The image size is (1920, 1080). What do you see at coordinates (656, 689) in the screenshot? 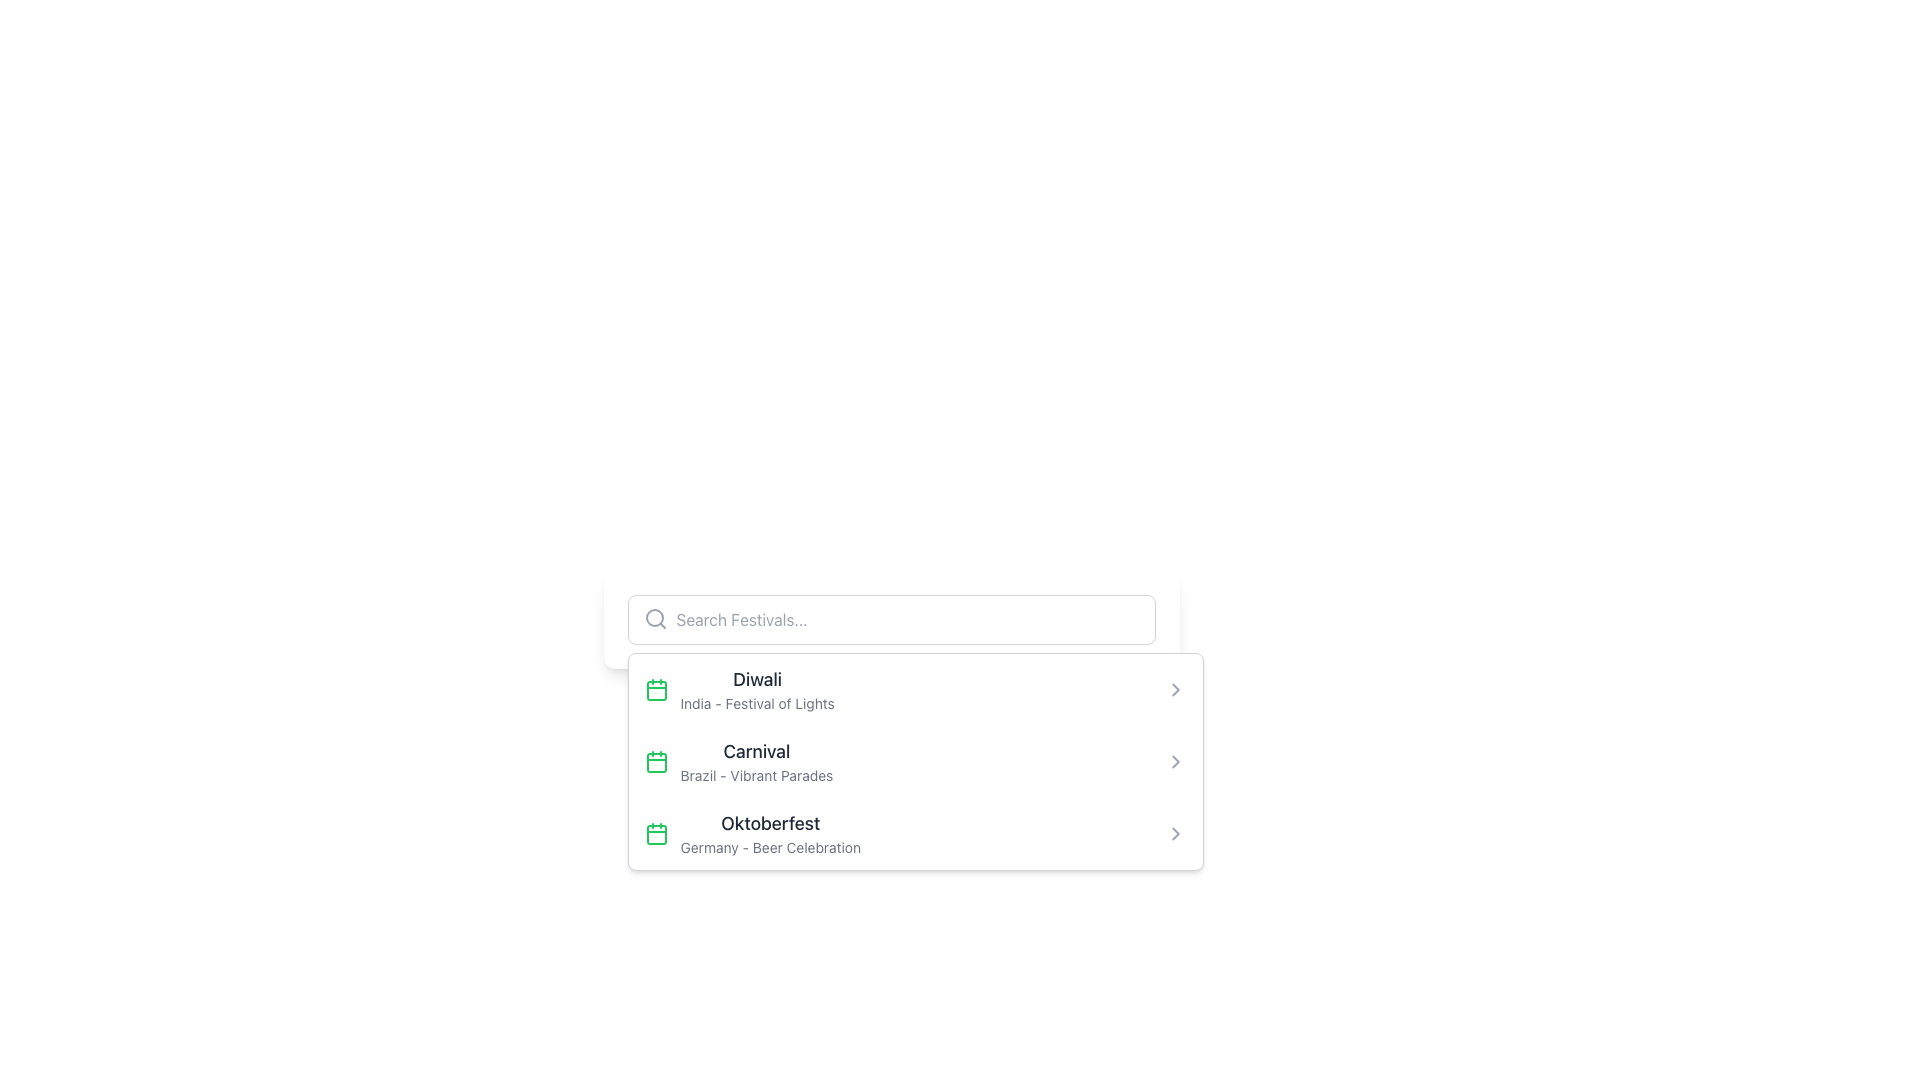
I see `the green rectangular calendar icon located to the left of the 'Carnival - Brazil - Vibrant Parades' list item` at bounding box center [656, 689].